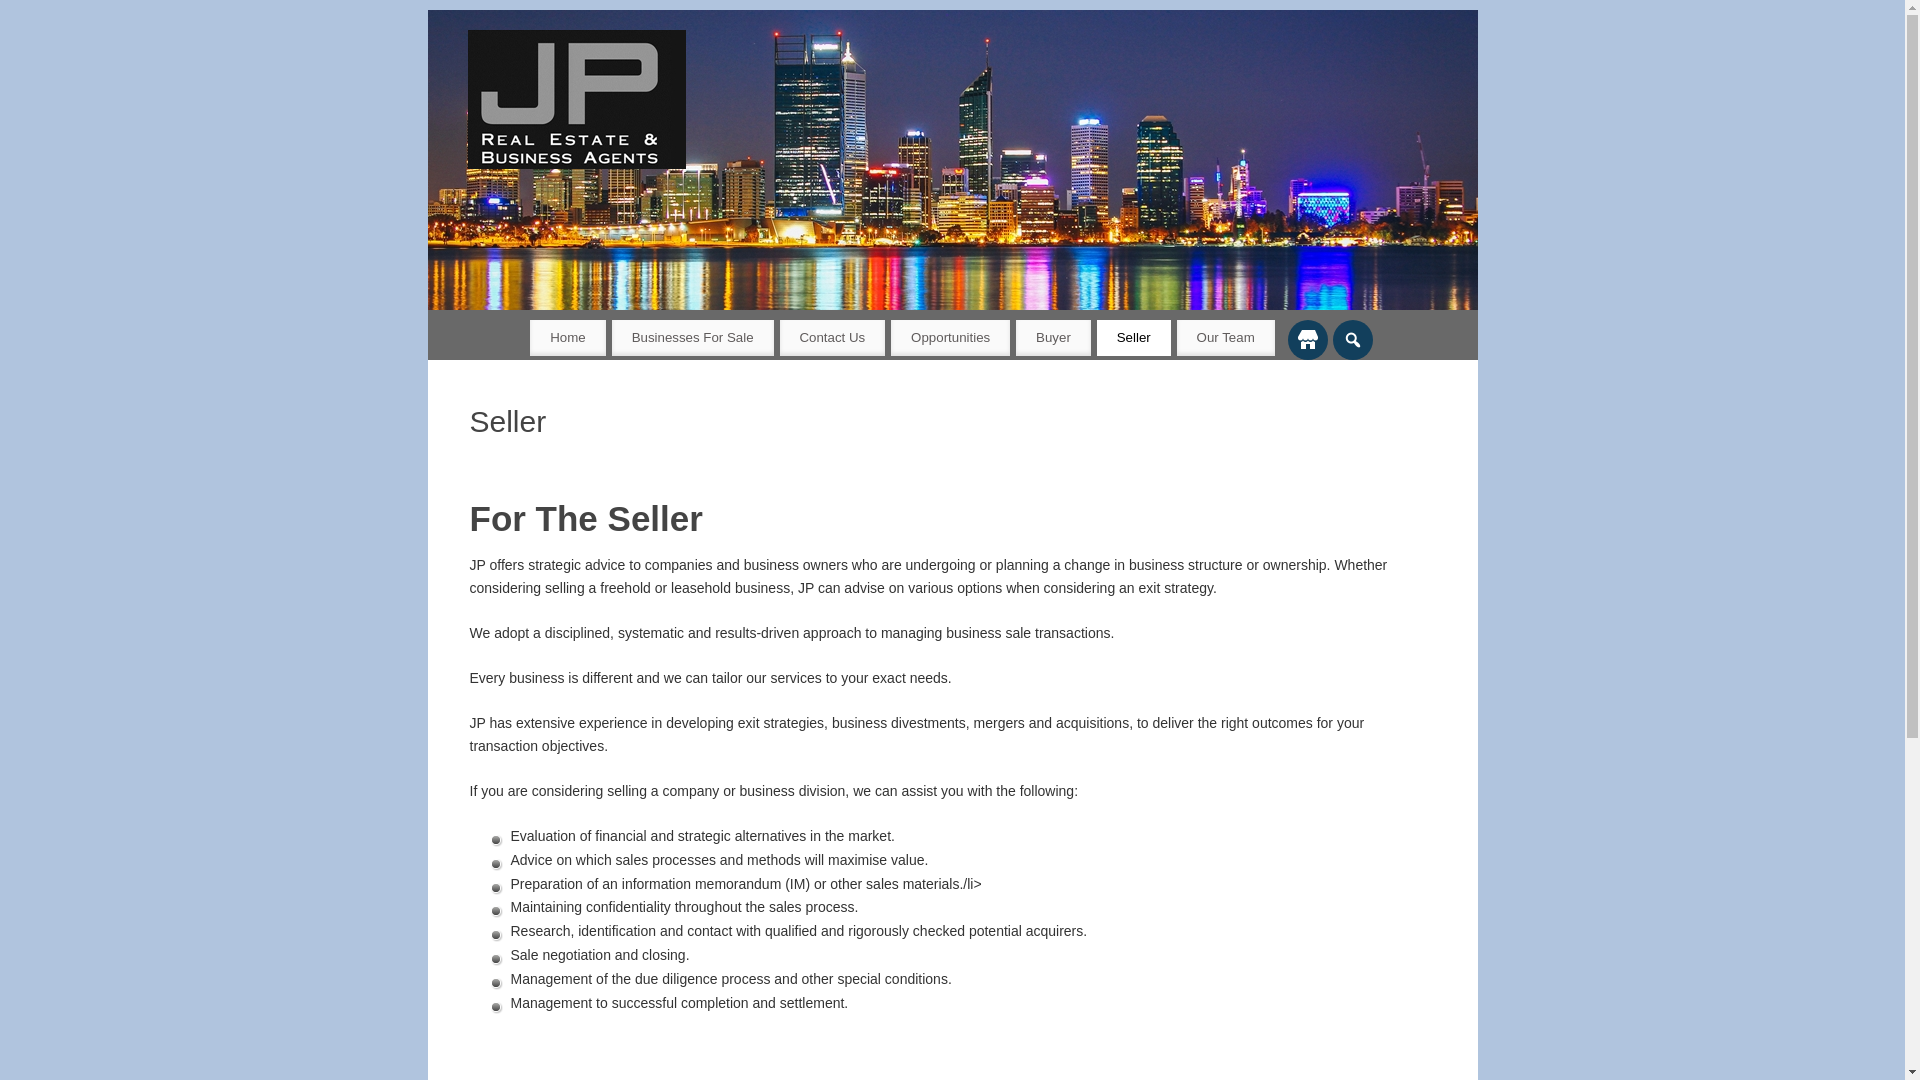  Describe the element at coordinates (1133, 337) in the screenshot. I see `'Seller'` at that location.